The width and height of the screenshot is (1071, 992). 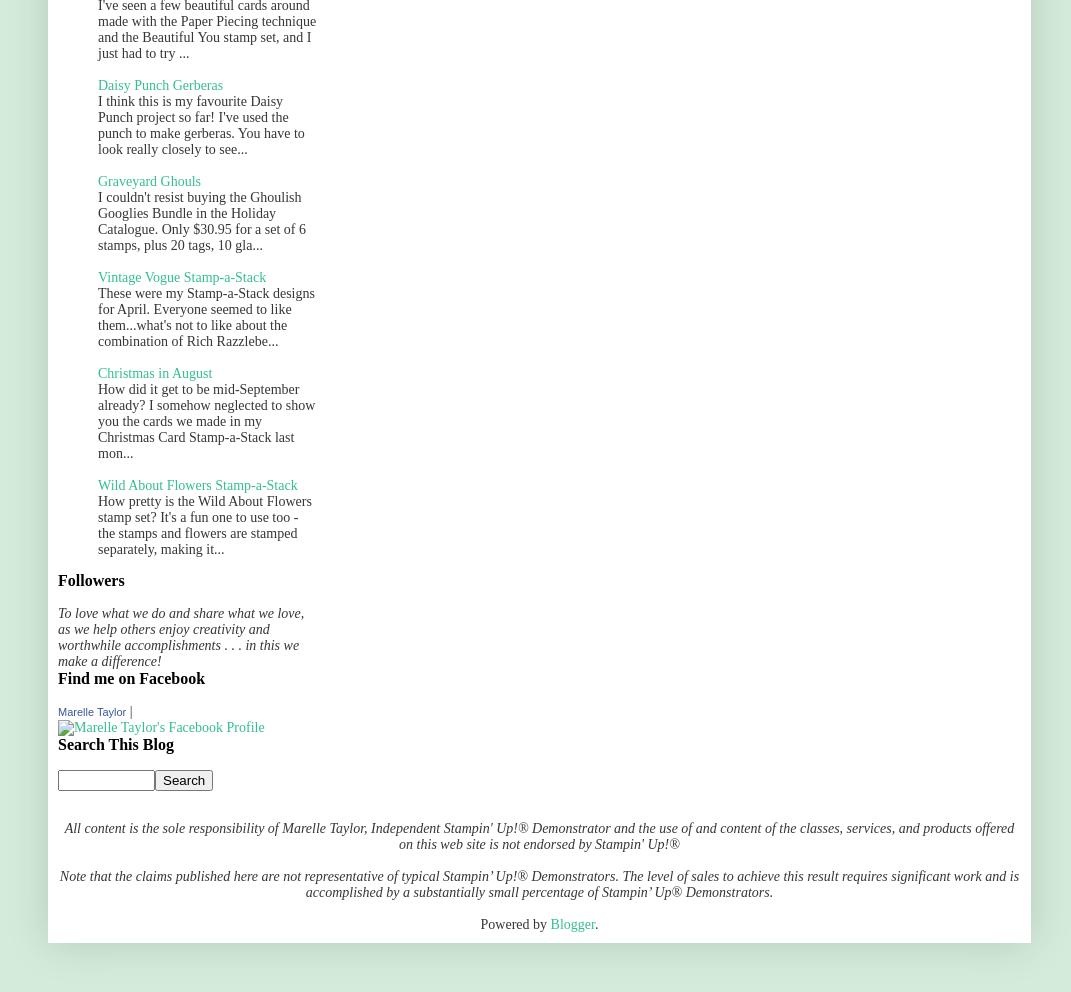 What do you see at coordinates (131, 677) in the screenshot?
I see `'Find me on Facebook'` at bounding box center [131, 677].